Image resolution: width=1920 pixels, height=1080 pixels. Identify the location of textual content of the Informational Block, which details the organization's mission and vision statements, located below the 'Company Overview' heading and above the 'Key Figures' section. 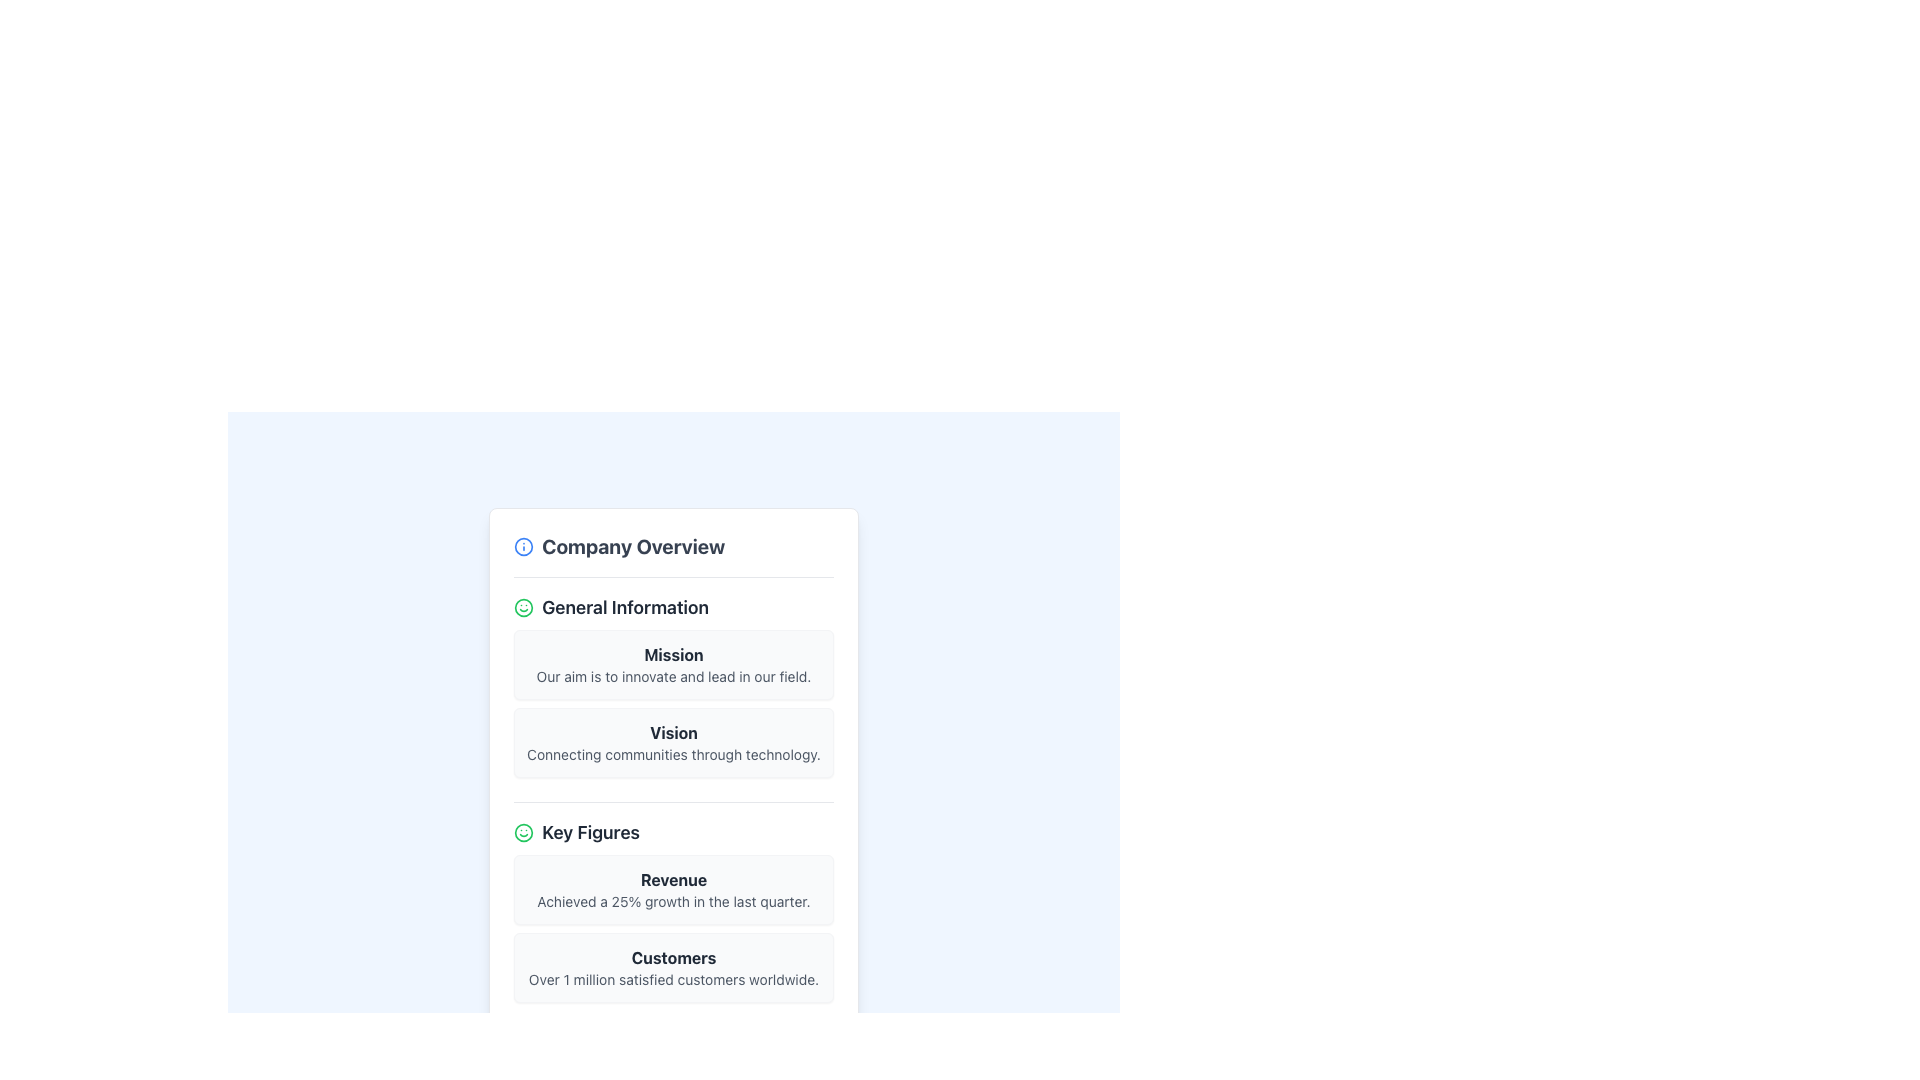
(673, 676).